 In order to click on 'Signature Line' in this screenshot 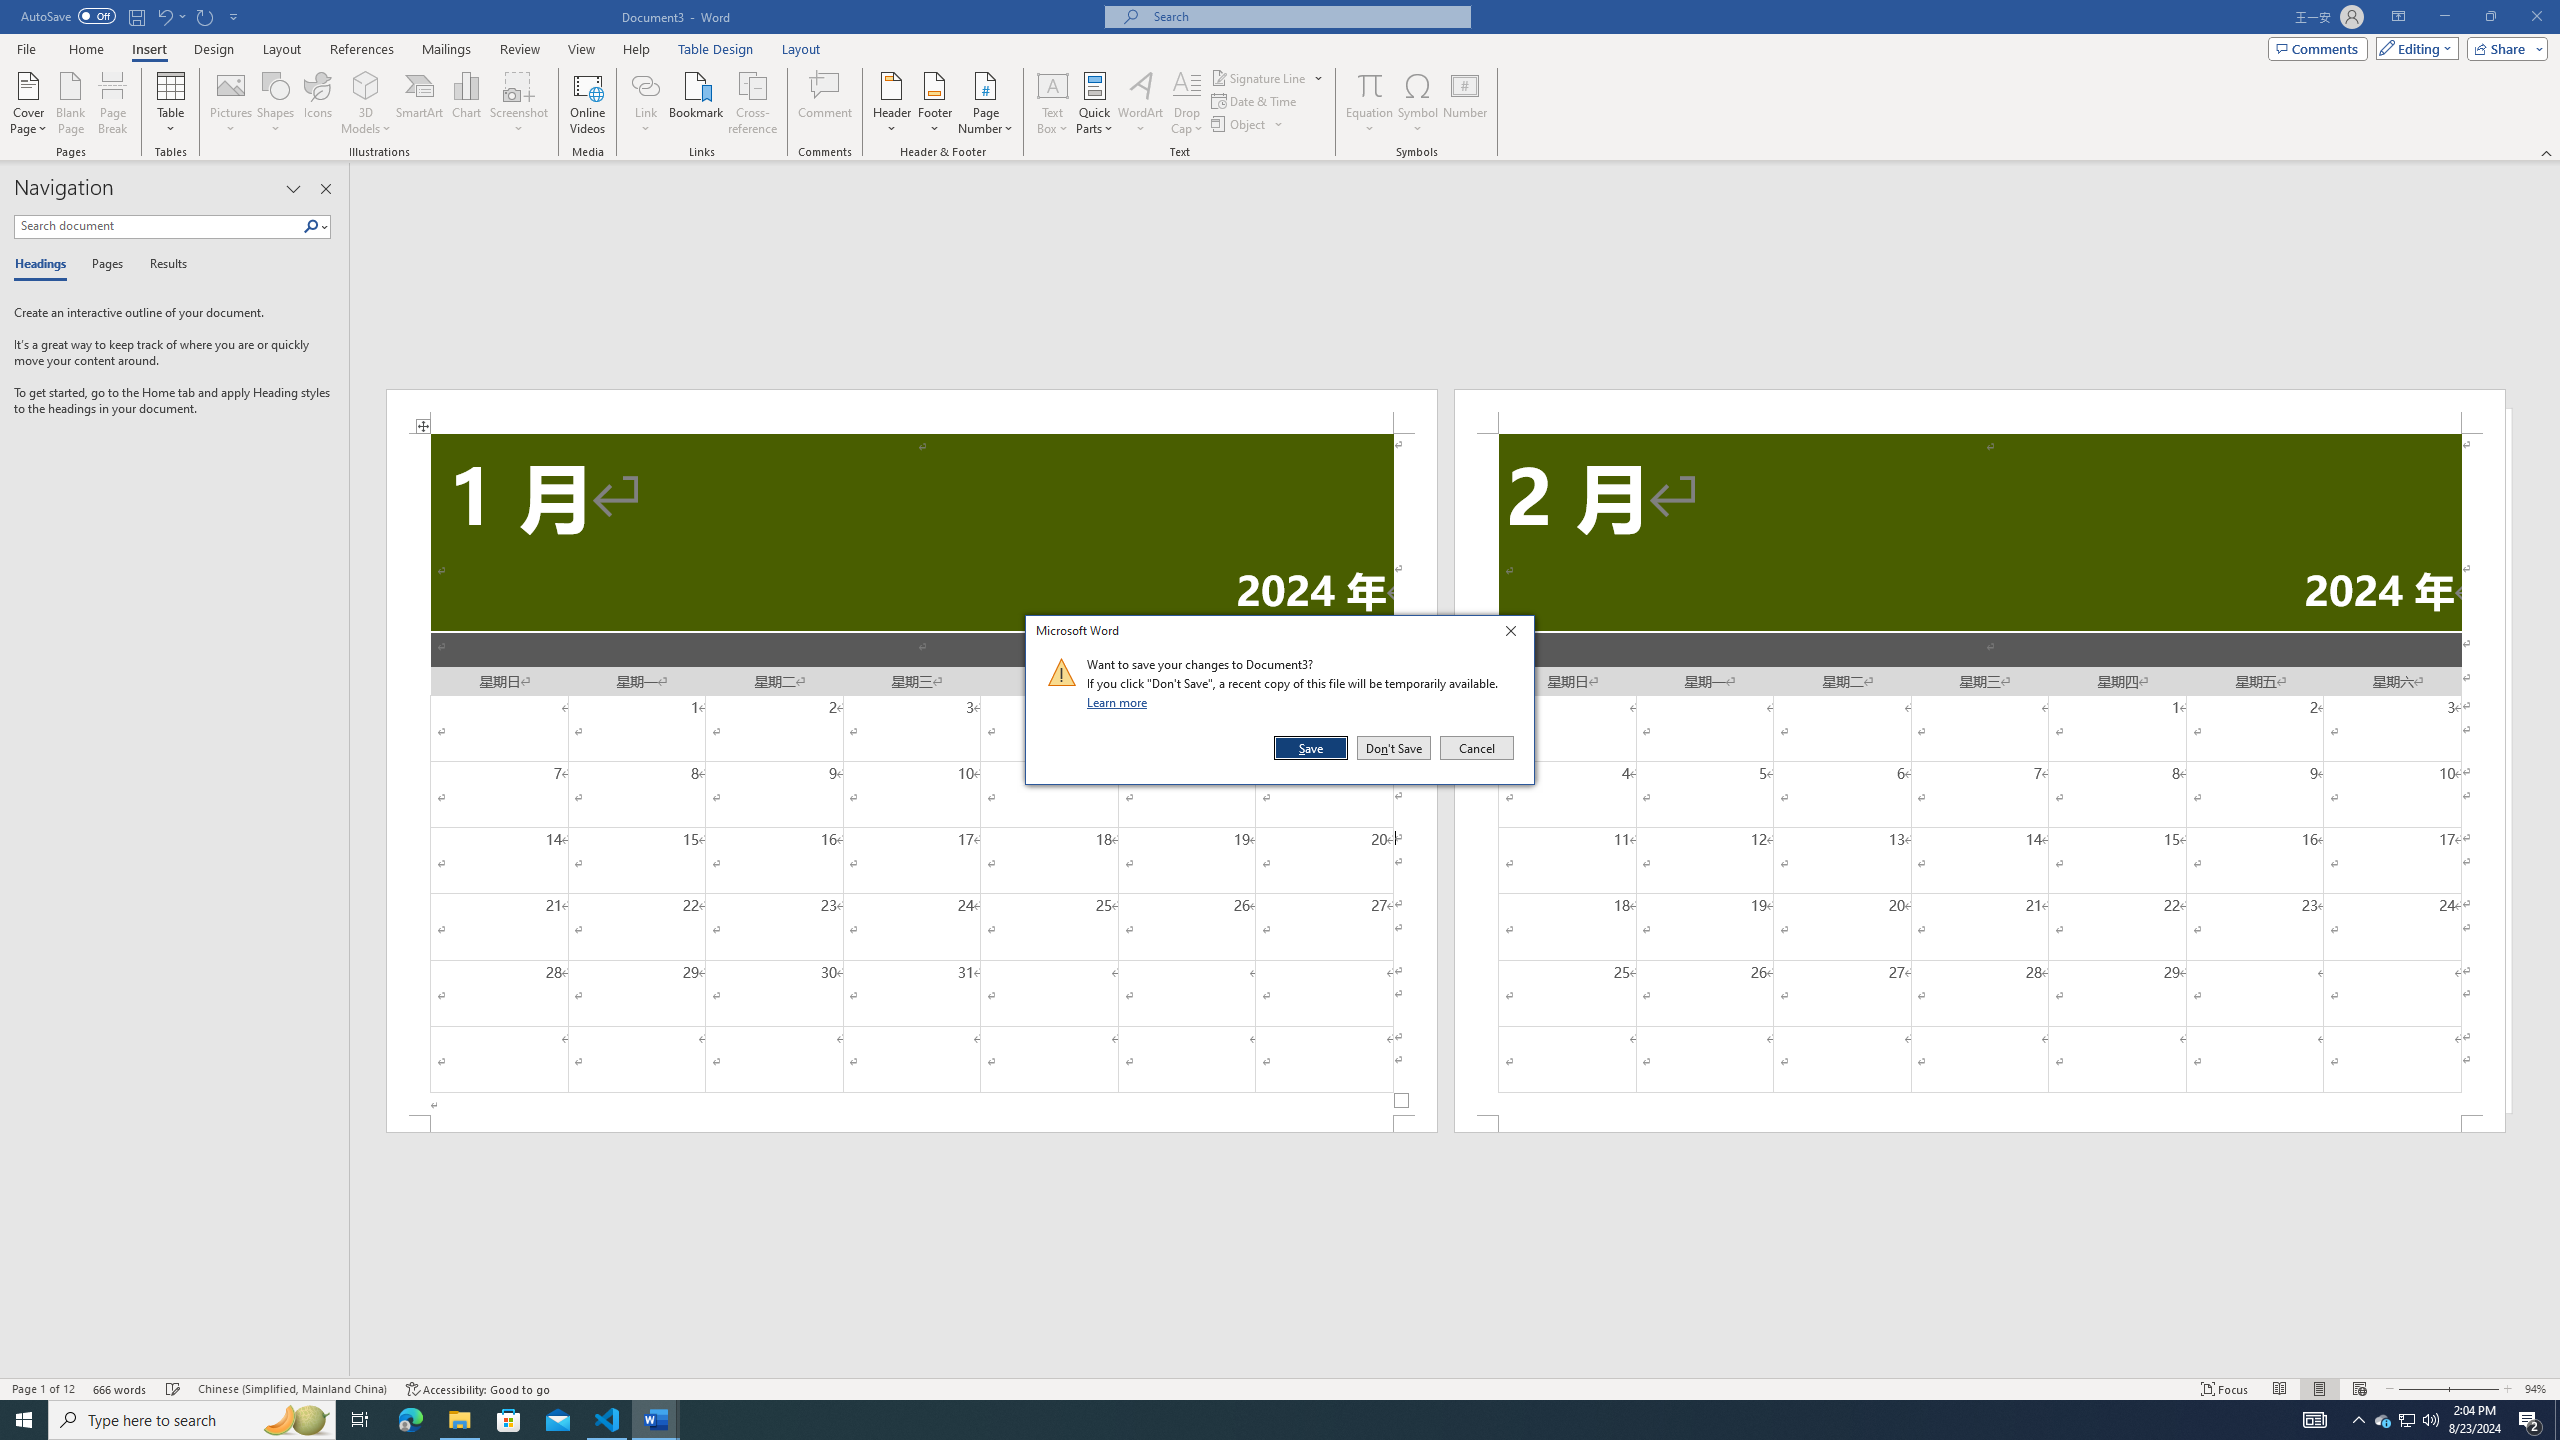, I will do `click(1259, 77)`.